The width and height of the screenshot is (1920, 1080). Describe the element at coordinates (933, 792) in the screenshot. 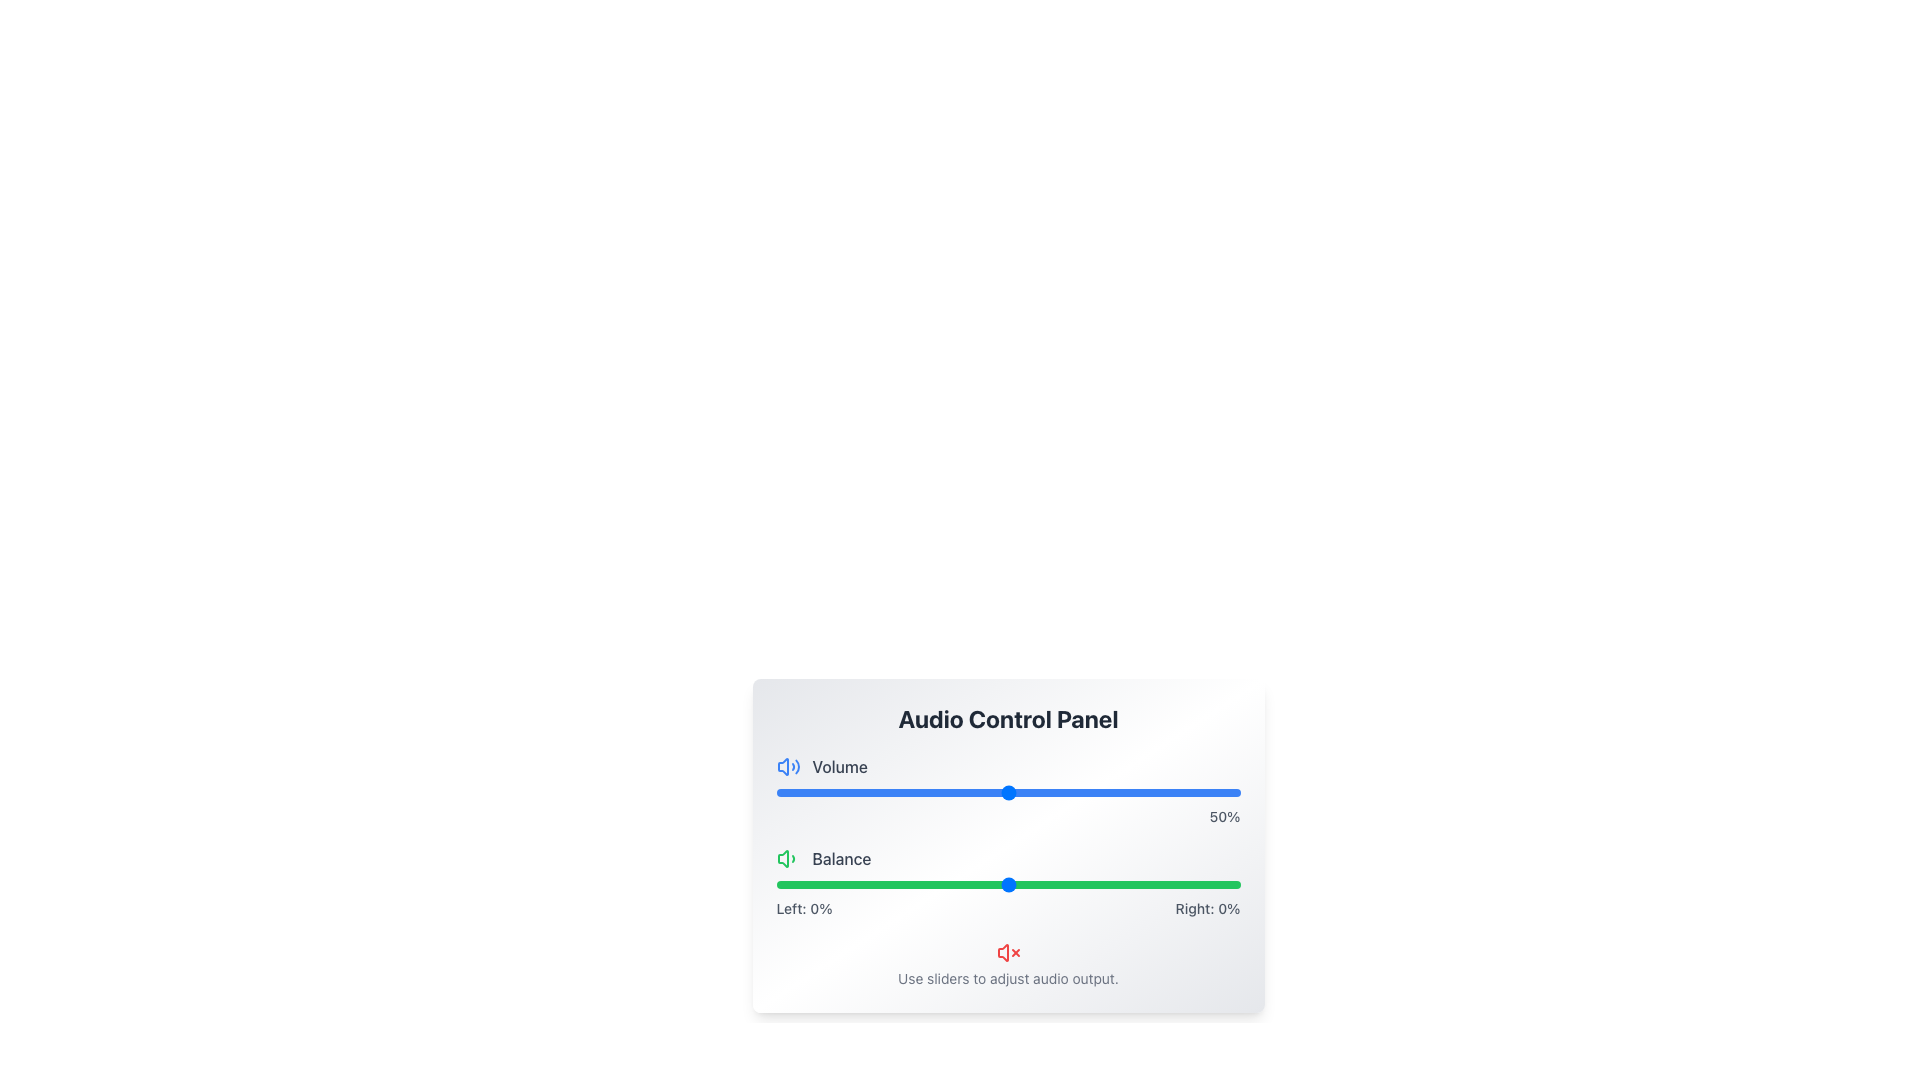

I see `the volume` at that location.